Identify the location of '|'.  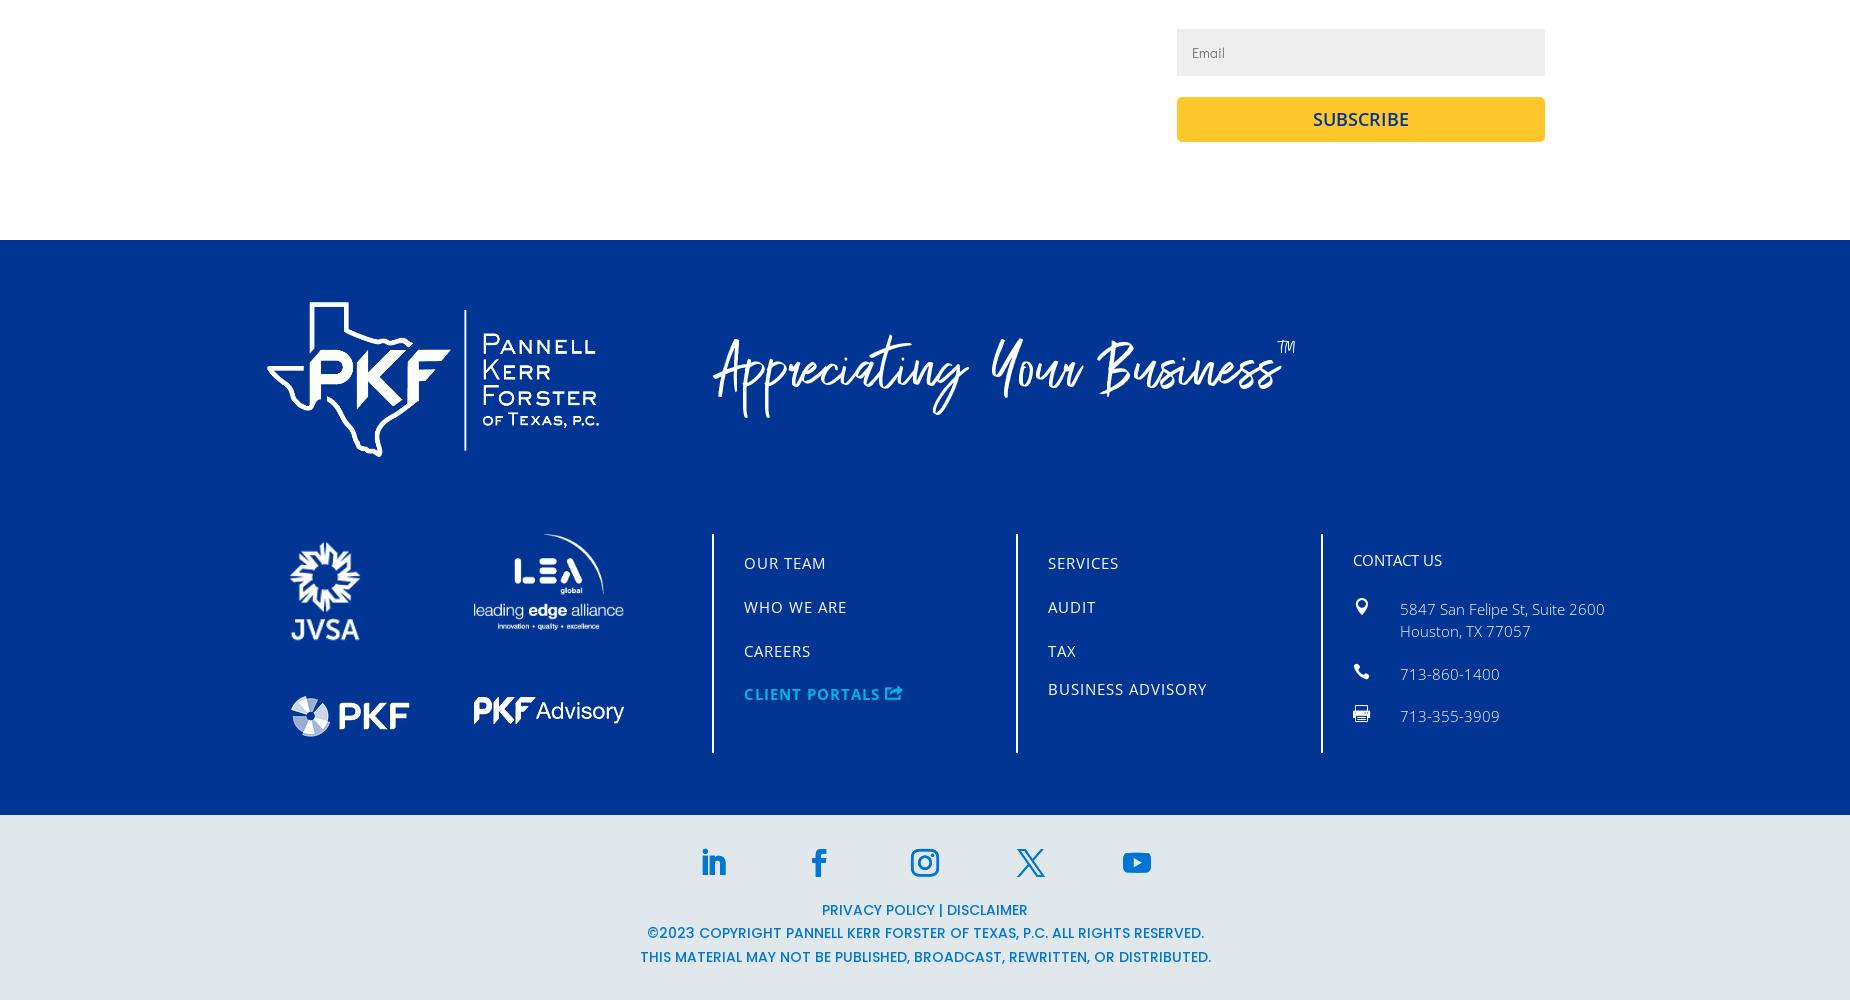
(939, 909).